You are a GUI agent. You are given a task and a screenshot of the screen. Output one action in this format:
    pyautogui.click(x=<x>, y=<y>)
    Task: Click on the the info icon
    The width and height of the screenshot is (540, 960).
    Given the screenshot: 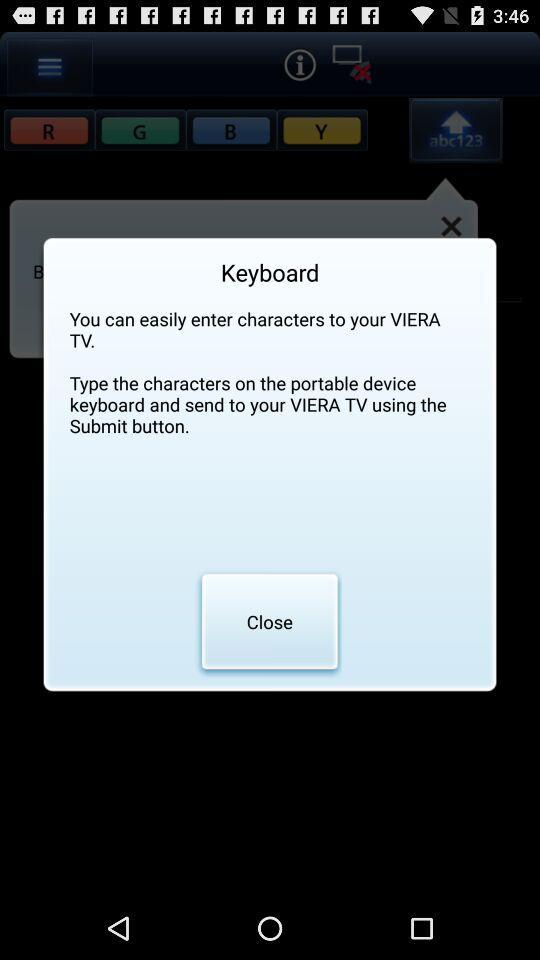 What is the action you would take?
    pyautogui.click(x=298, y=68)
    